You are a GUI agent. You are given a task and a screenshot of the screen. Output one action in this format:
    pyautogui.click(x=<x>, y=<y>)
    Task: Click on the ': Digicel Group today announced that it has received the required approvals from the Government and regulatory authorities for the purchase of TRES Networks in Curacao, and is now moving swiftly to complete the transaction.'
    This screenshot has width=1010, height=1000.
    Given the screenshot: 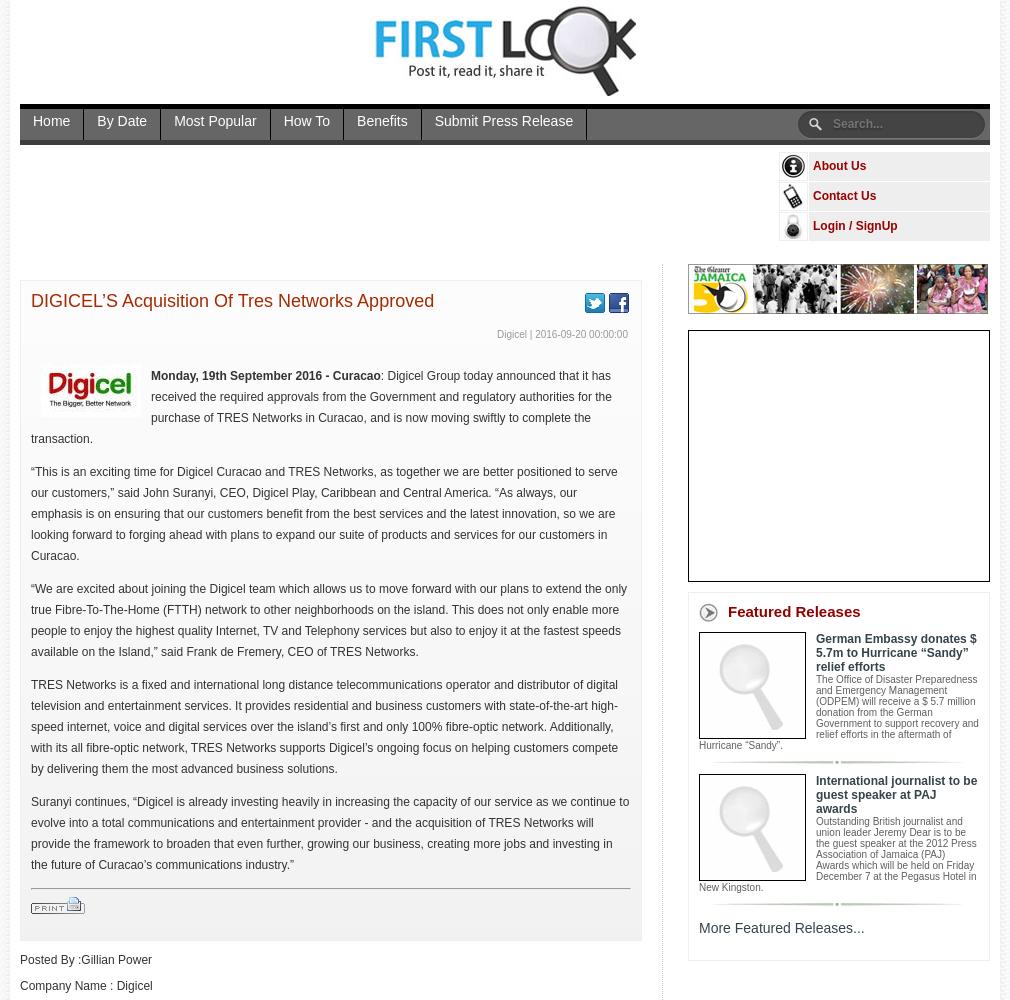 What is the action you would take?
    pyautogui.click(x=320, y=407)
    